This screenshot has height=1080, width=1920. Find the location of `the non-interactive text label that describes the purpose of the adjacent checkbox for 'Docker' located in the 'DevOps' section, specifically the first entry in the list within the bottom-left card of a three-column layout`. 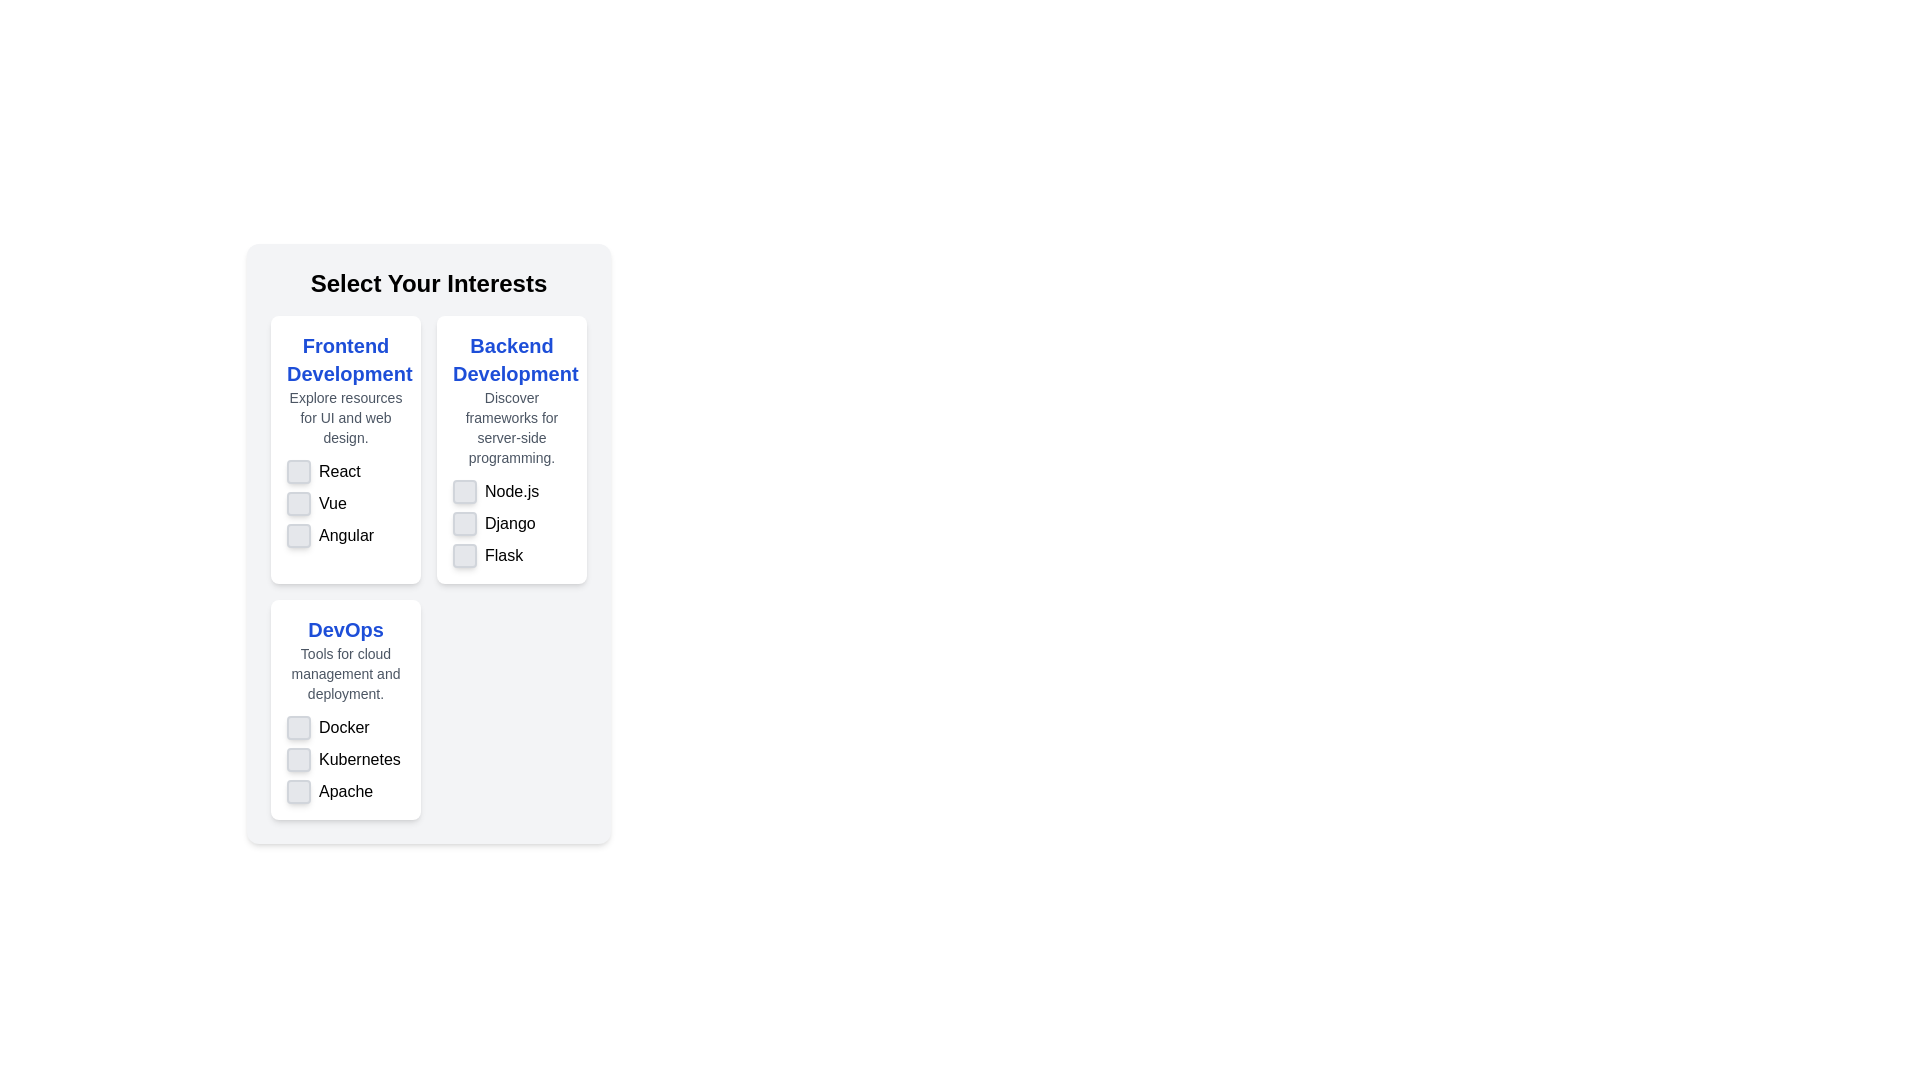

the non-interactive text label that describes the purpose of the adjacent checkbox for 'Docker' located in the 'DevOps' section, specifically the first entry in the list within the bottom-left card of a three-column layout is located at coordinates (345, 728).